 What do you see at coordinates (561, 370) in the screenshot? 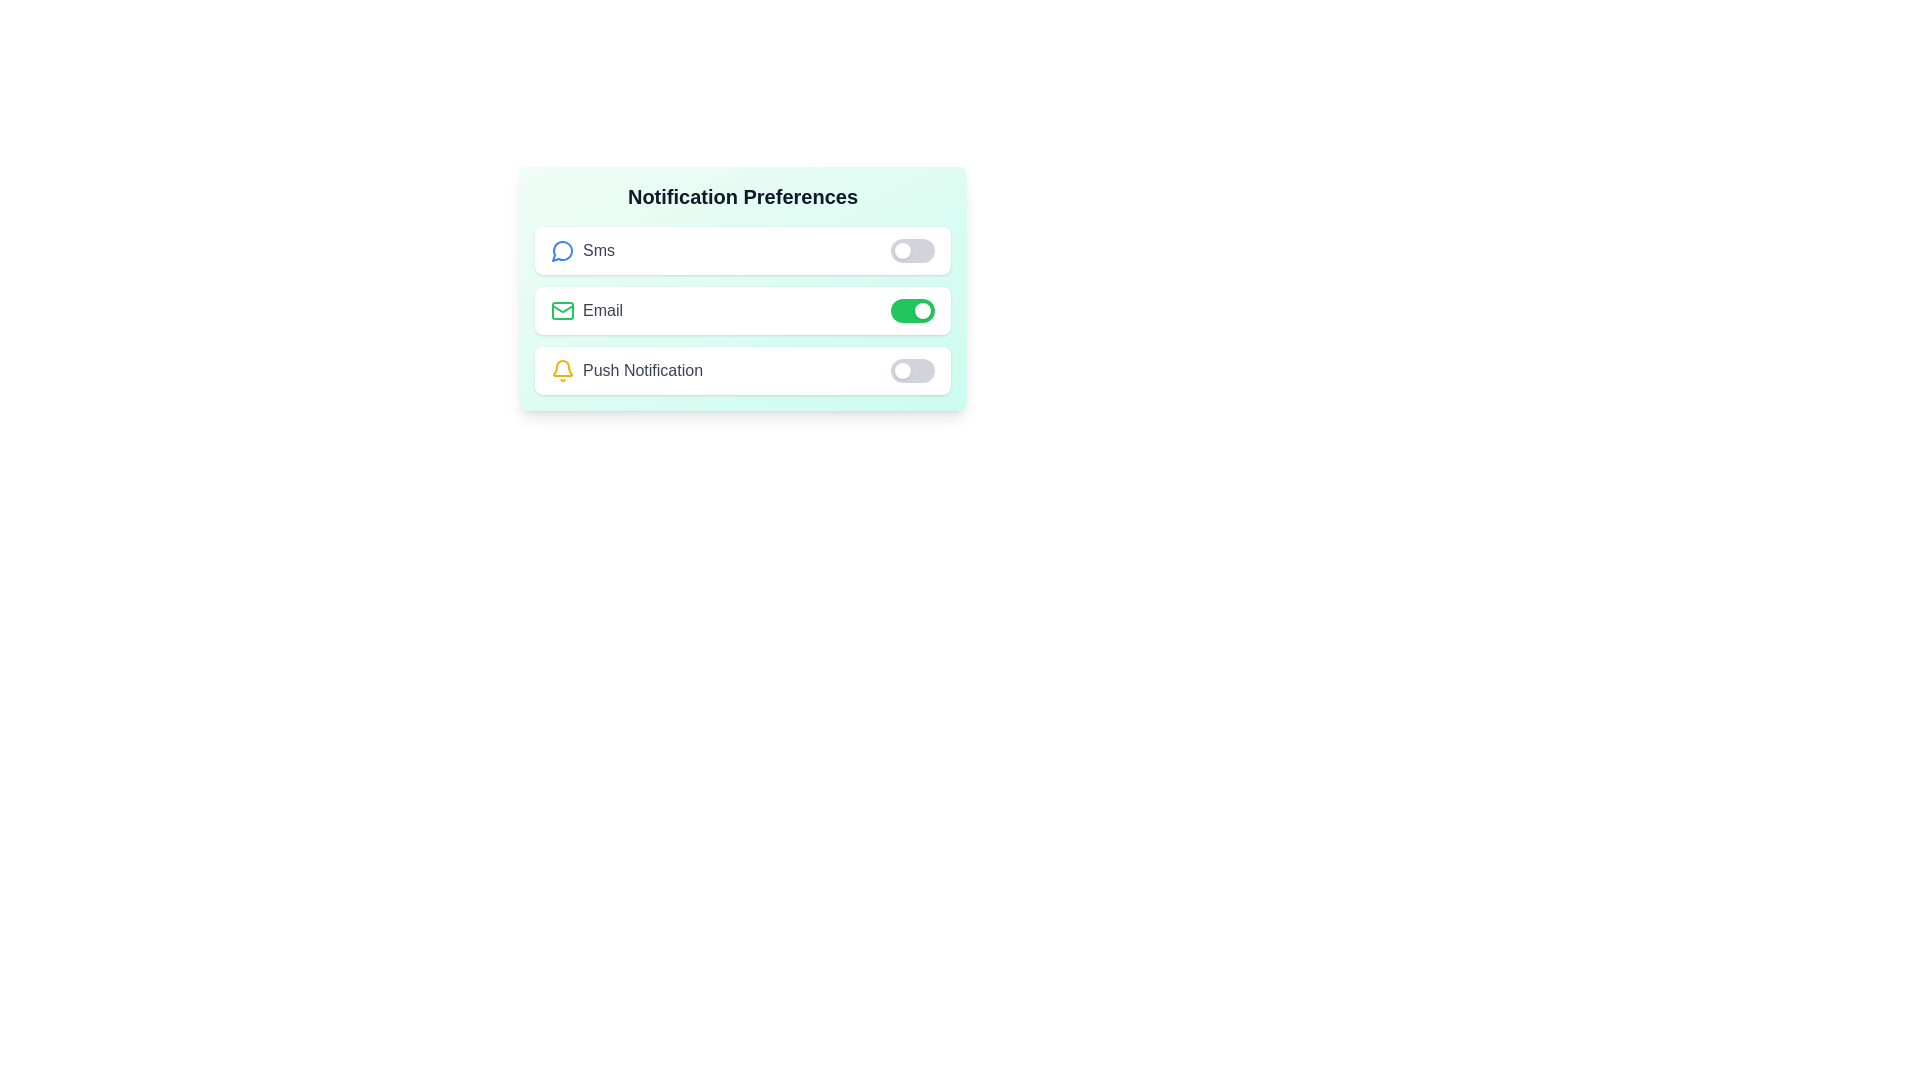
I see `the yellow bell icon representing notifications, which is located to the left of the 'Push Notification' text in the last row of options` at bounding box center [561, 370].